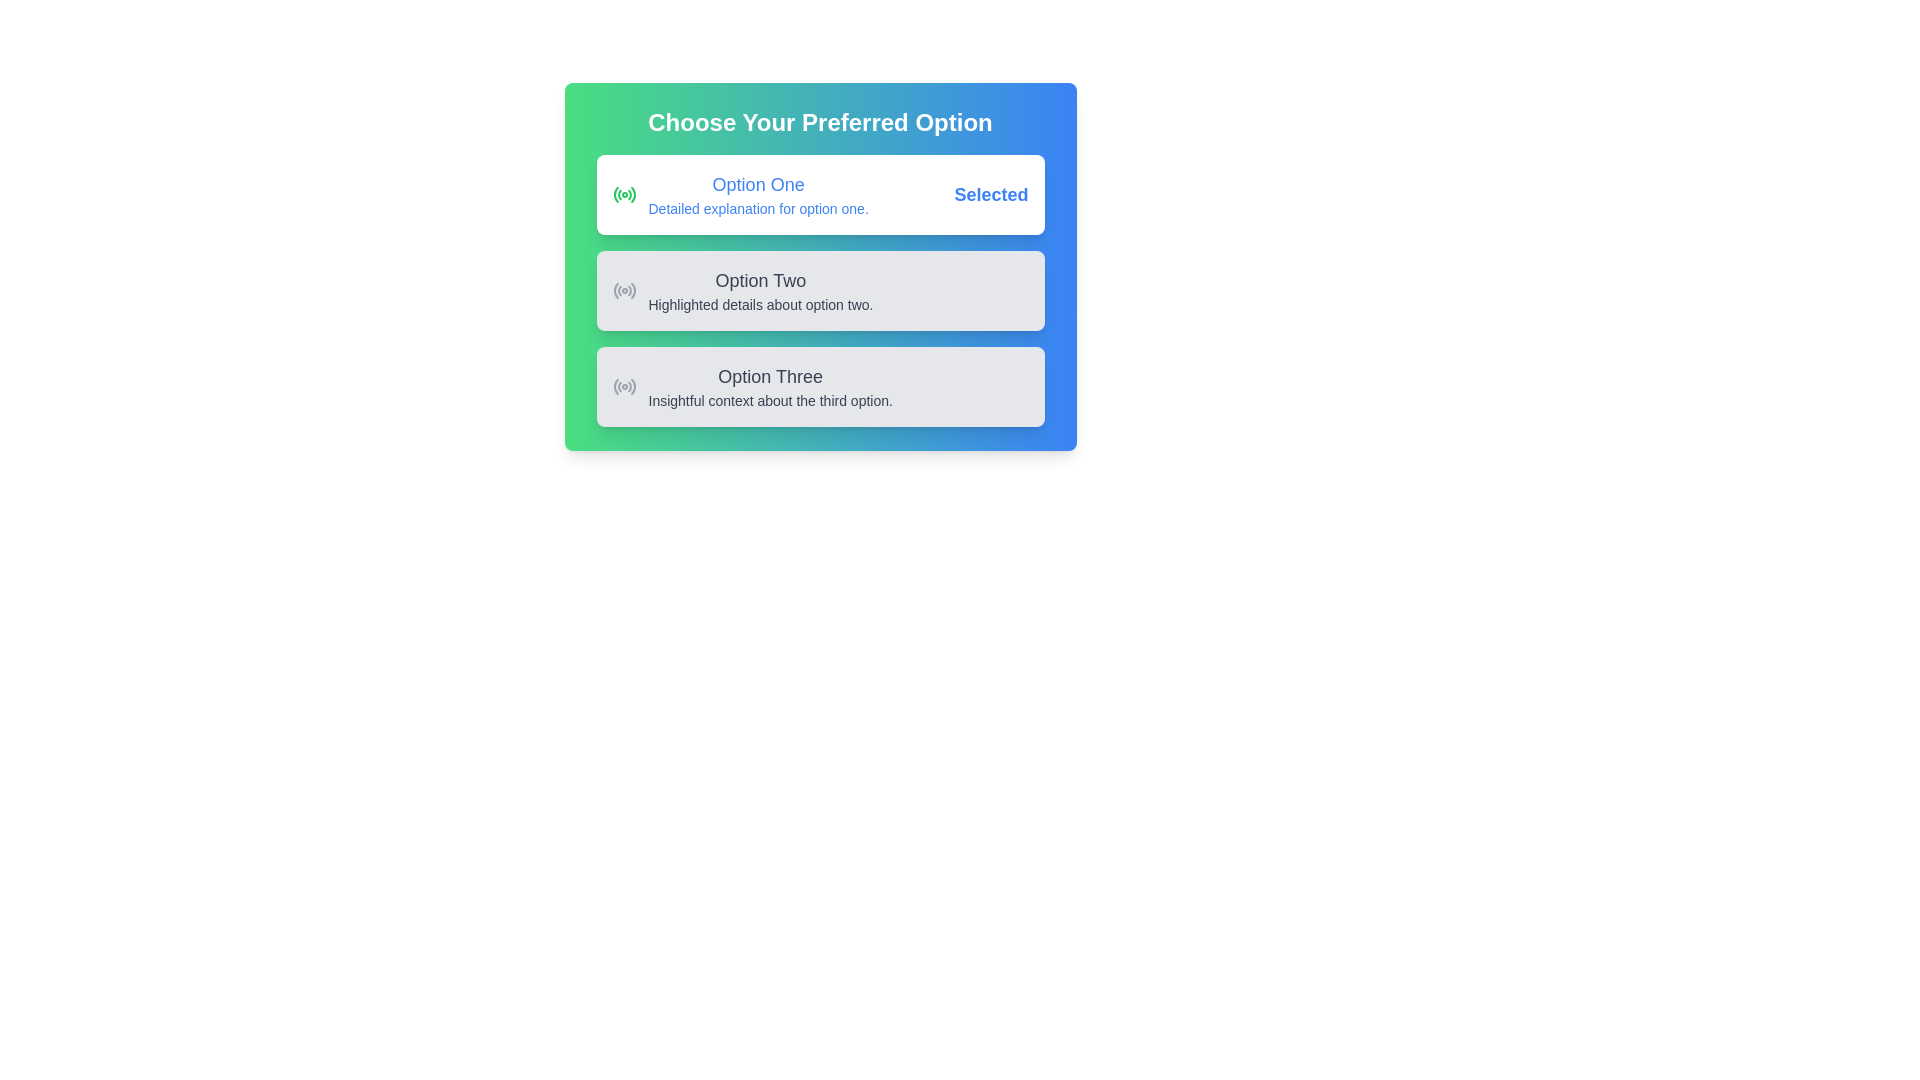 This screenshot has width=1920, height=1080. I want to click on the gray circular radio button icon located to the left of the text 'Option Two', so click(623, 290).